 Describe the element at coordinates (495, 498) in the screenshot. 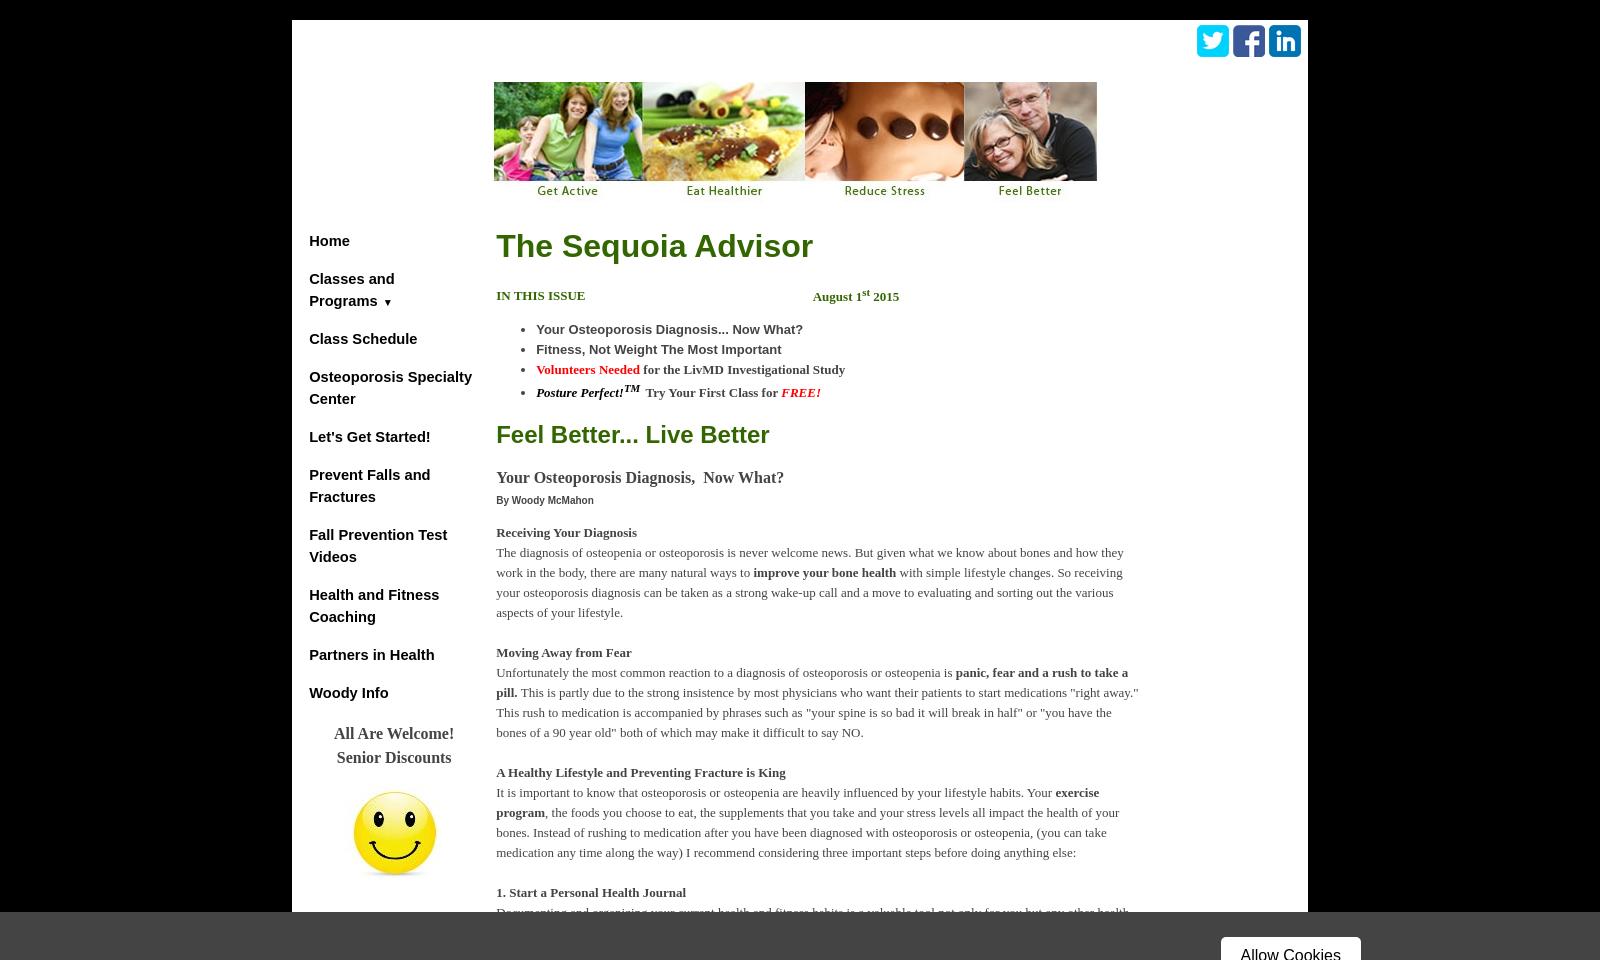

I see `'By Woody McMahon'` at that location.